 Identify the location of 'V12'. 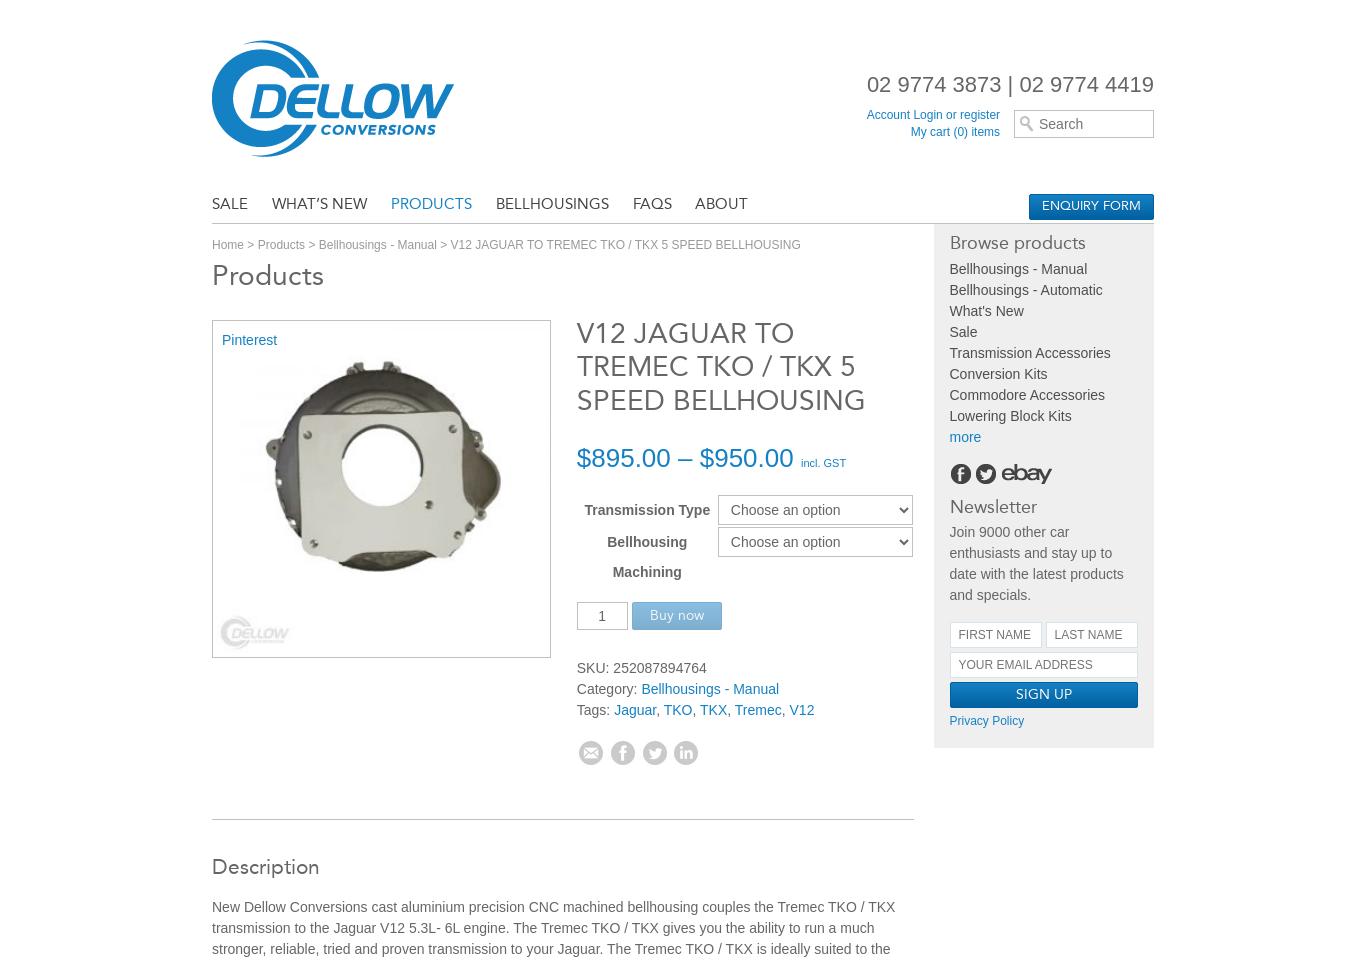
(800, 709).